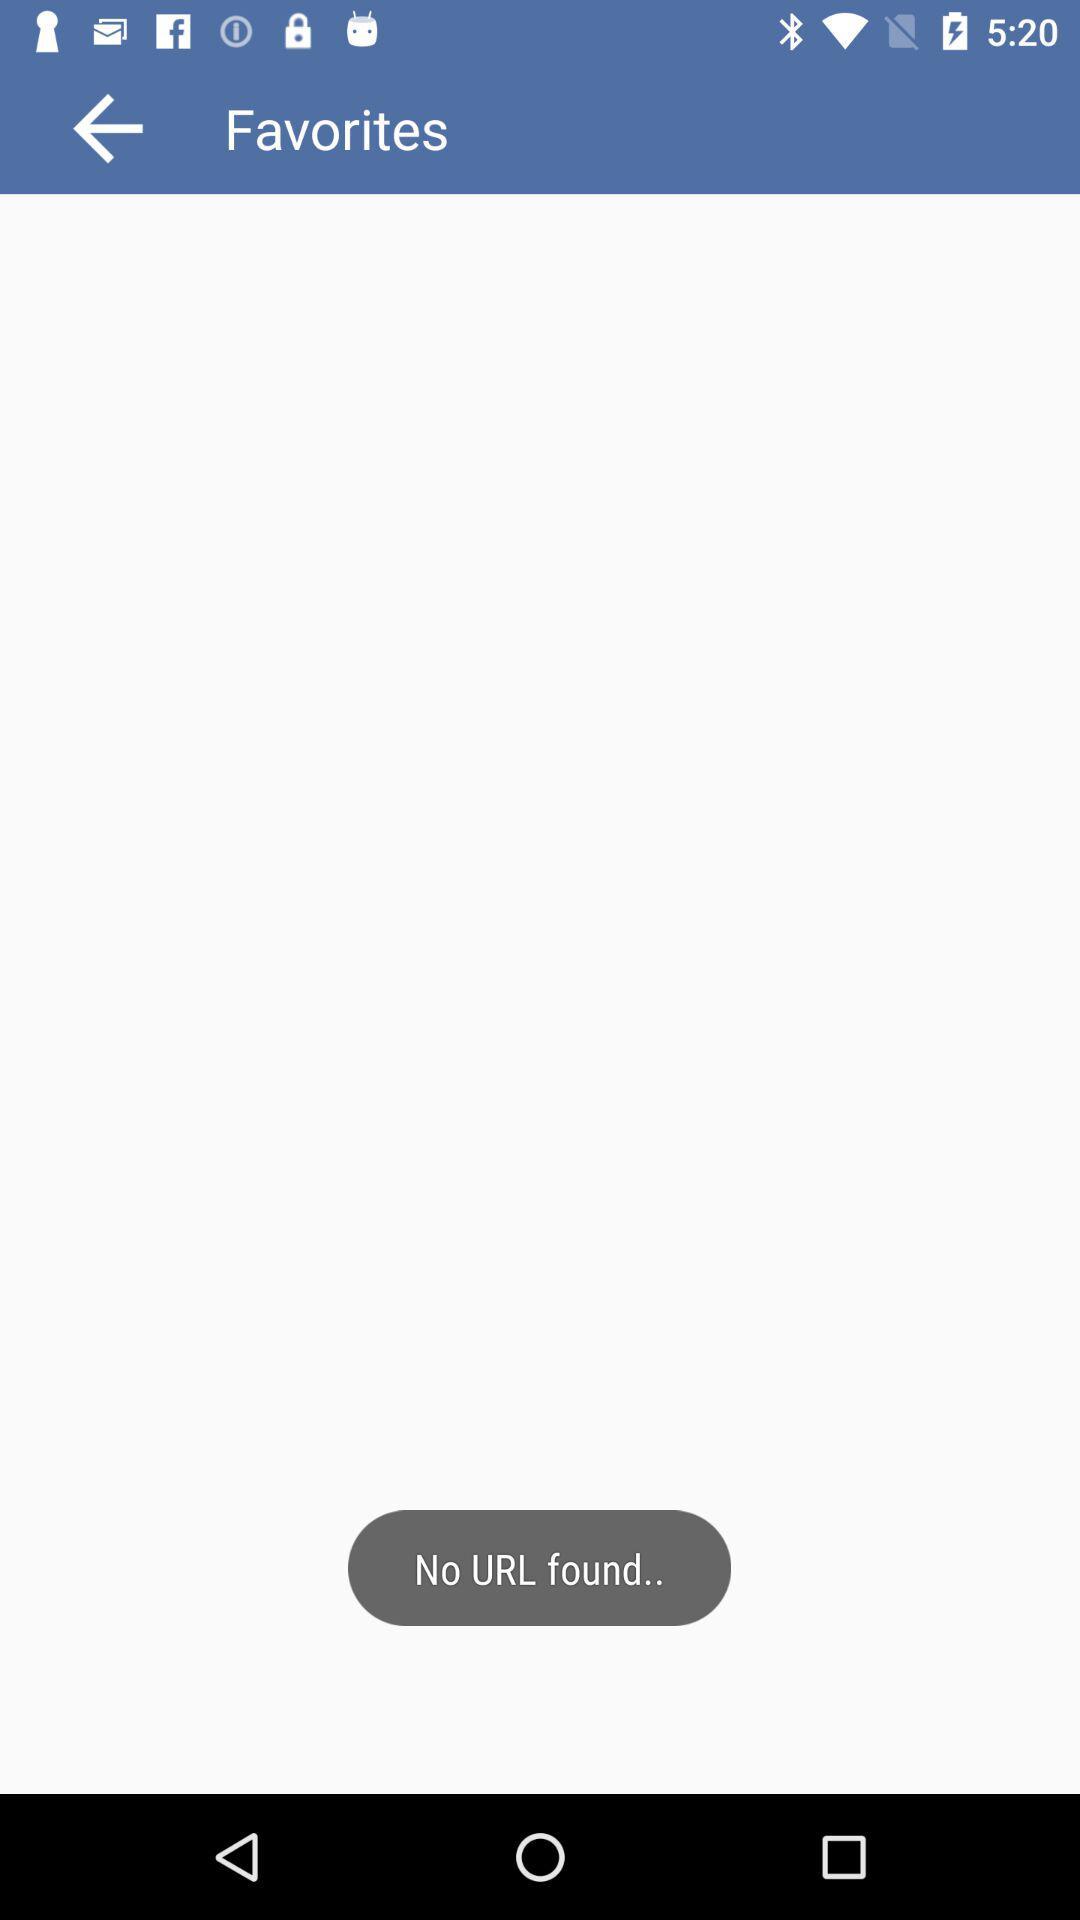 This screenshot has height=1920, width=1080. Describe the element at coordinates (108, 127) in the screenshot. I see `back puttern` at that location.